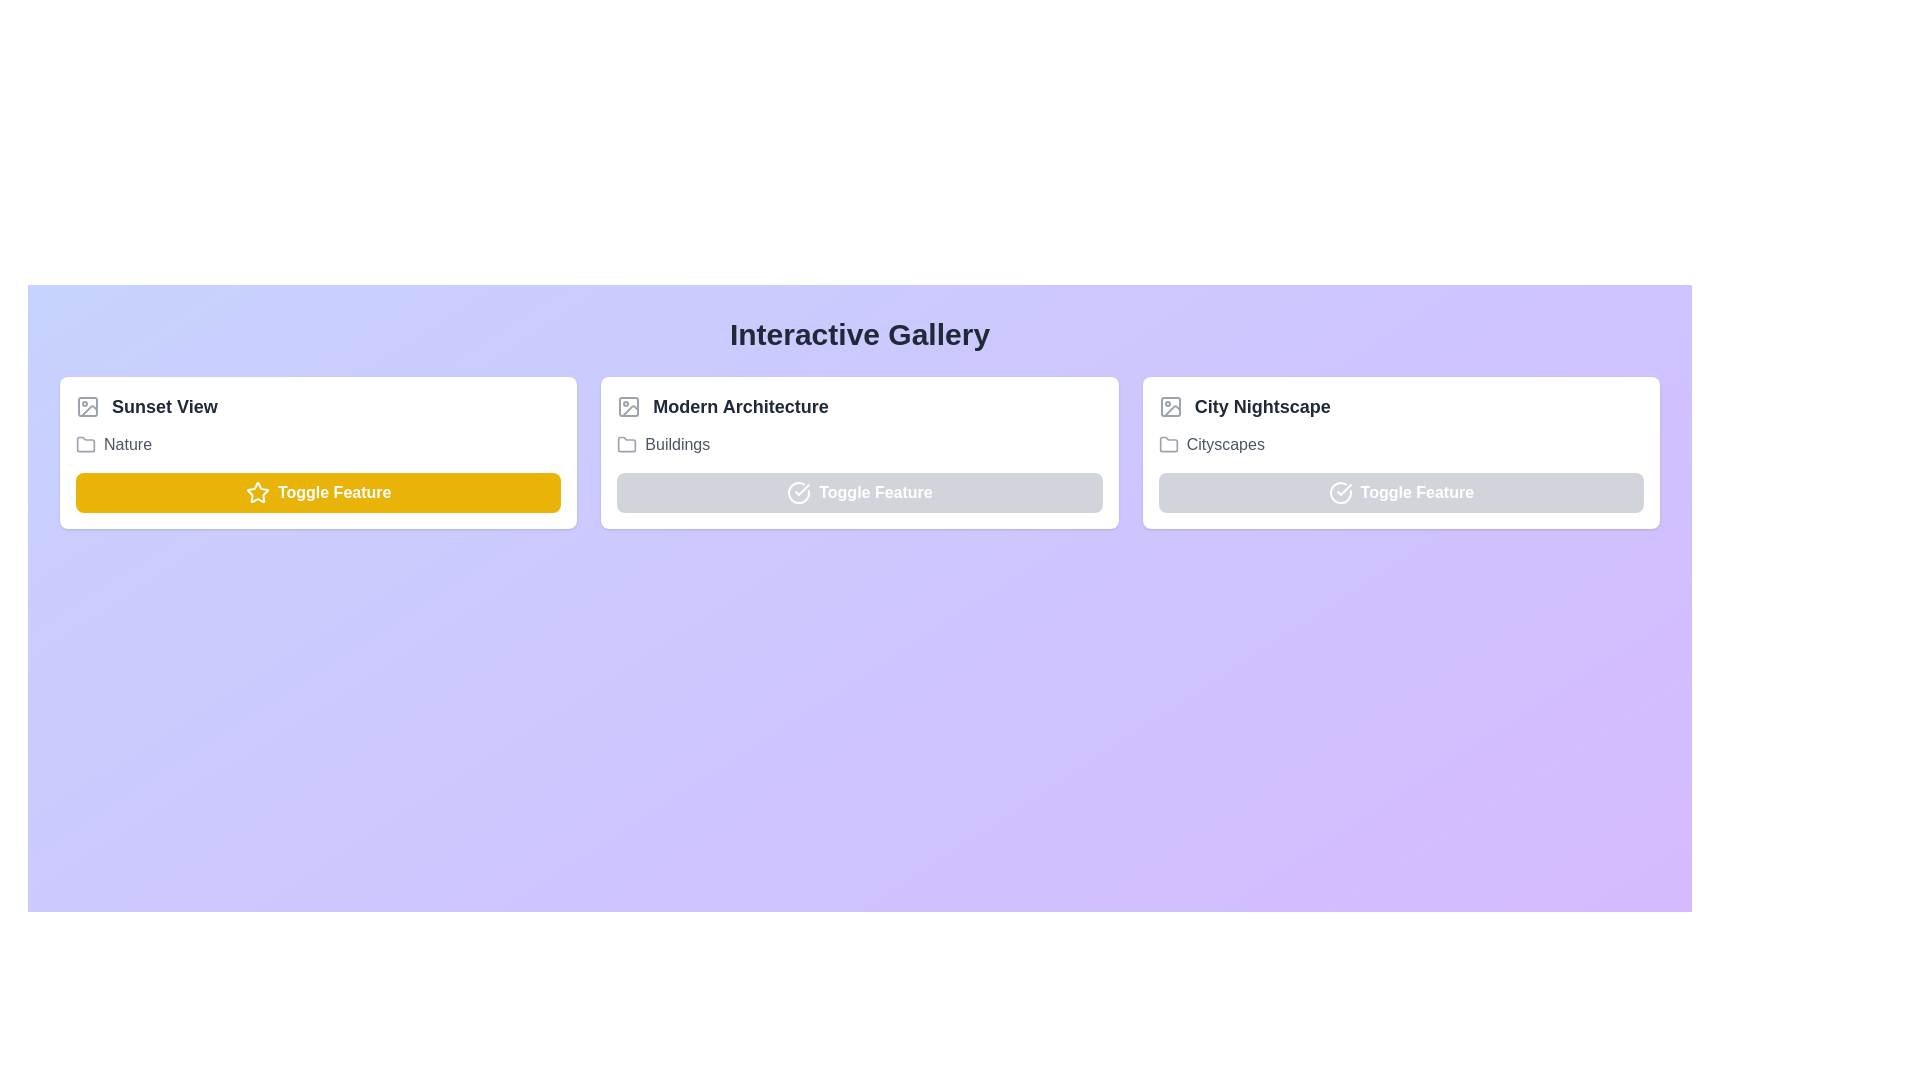  I want to click on the grayscale image icon with a stroke outline located at the top-left corner of the 'Modern Architecture' title, so click(628, 406).